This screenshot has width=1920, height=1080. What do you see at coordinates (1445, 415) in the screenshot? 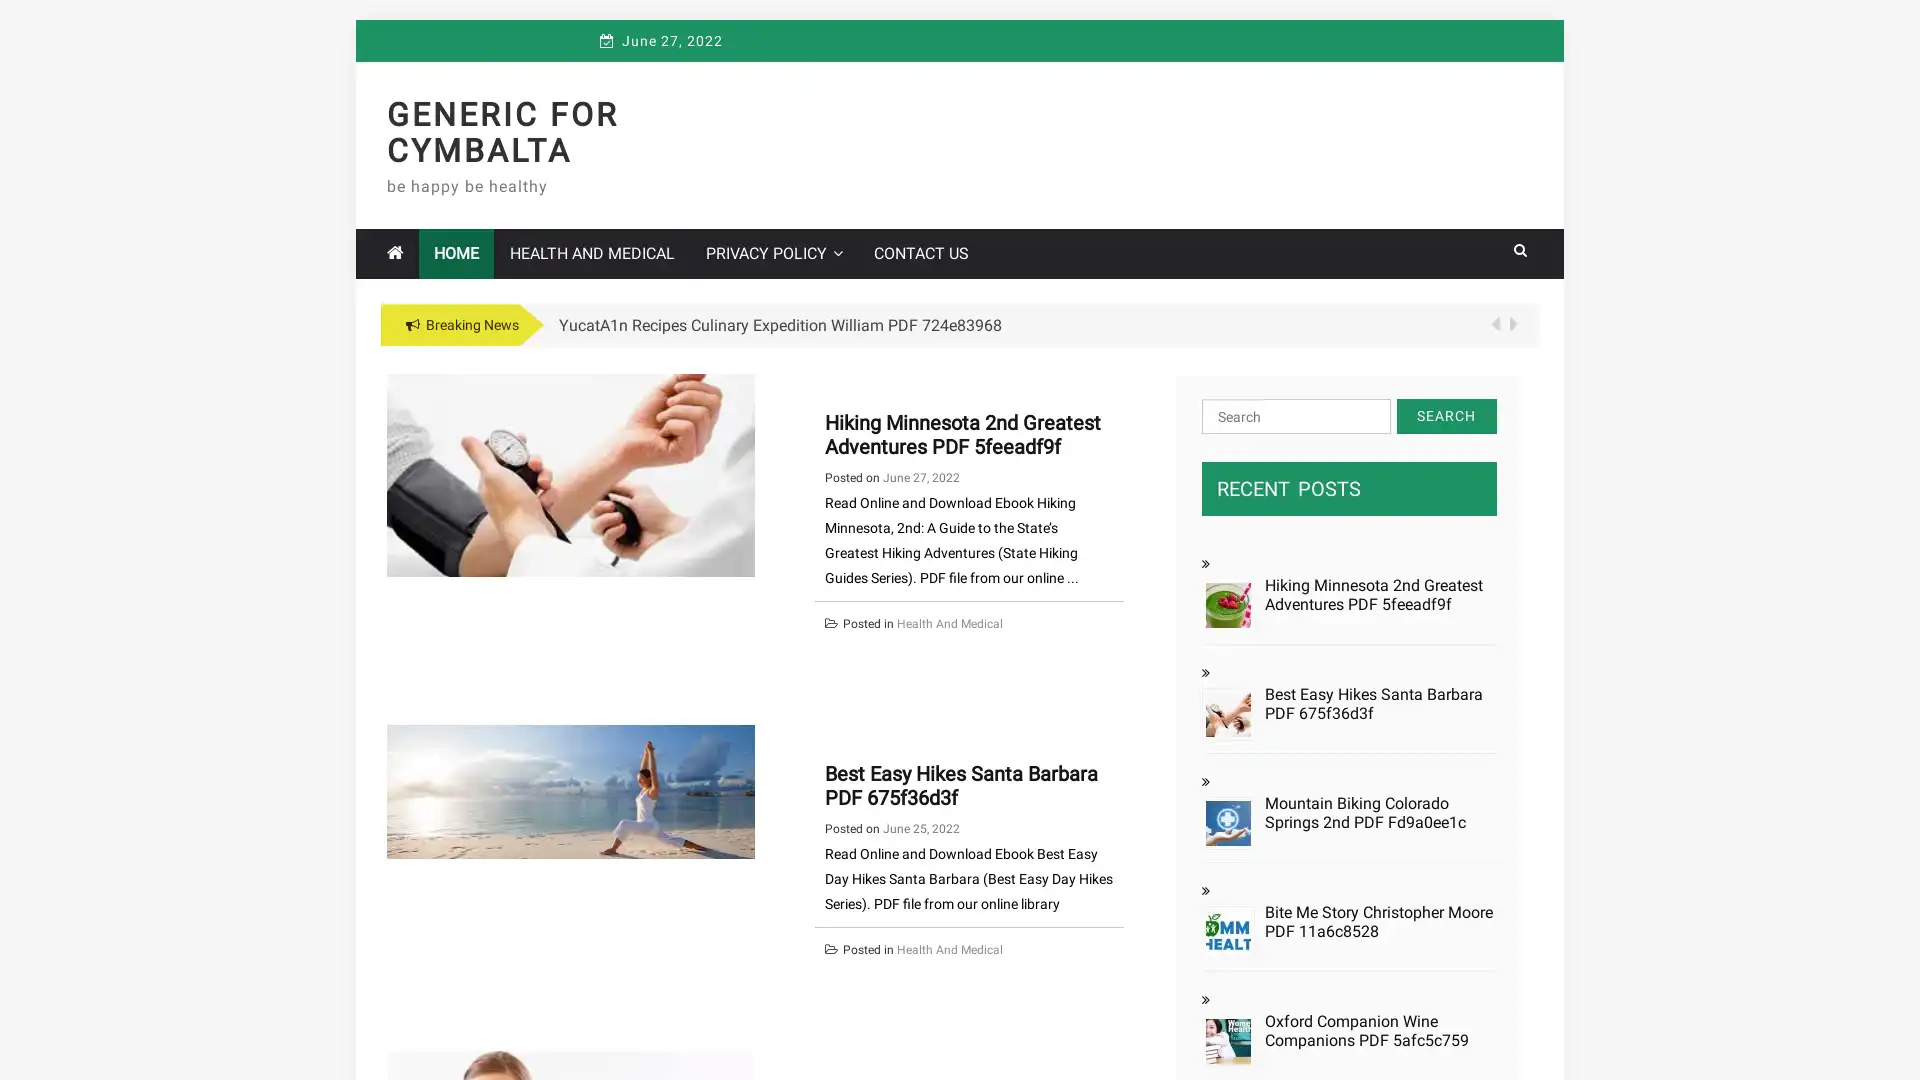
I see `Search` at bounding box center [1445, 415].